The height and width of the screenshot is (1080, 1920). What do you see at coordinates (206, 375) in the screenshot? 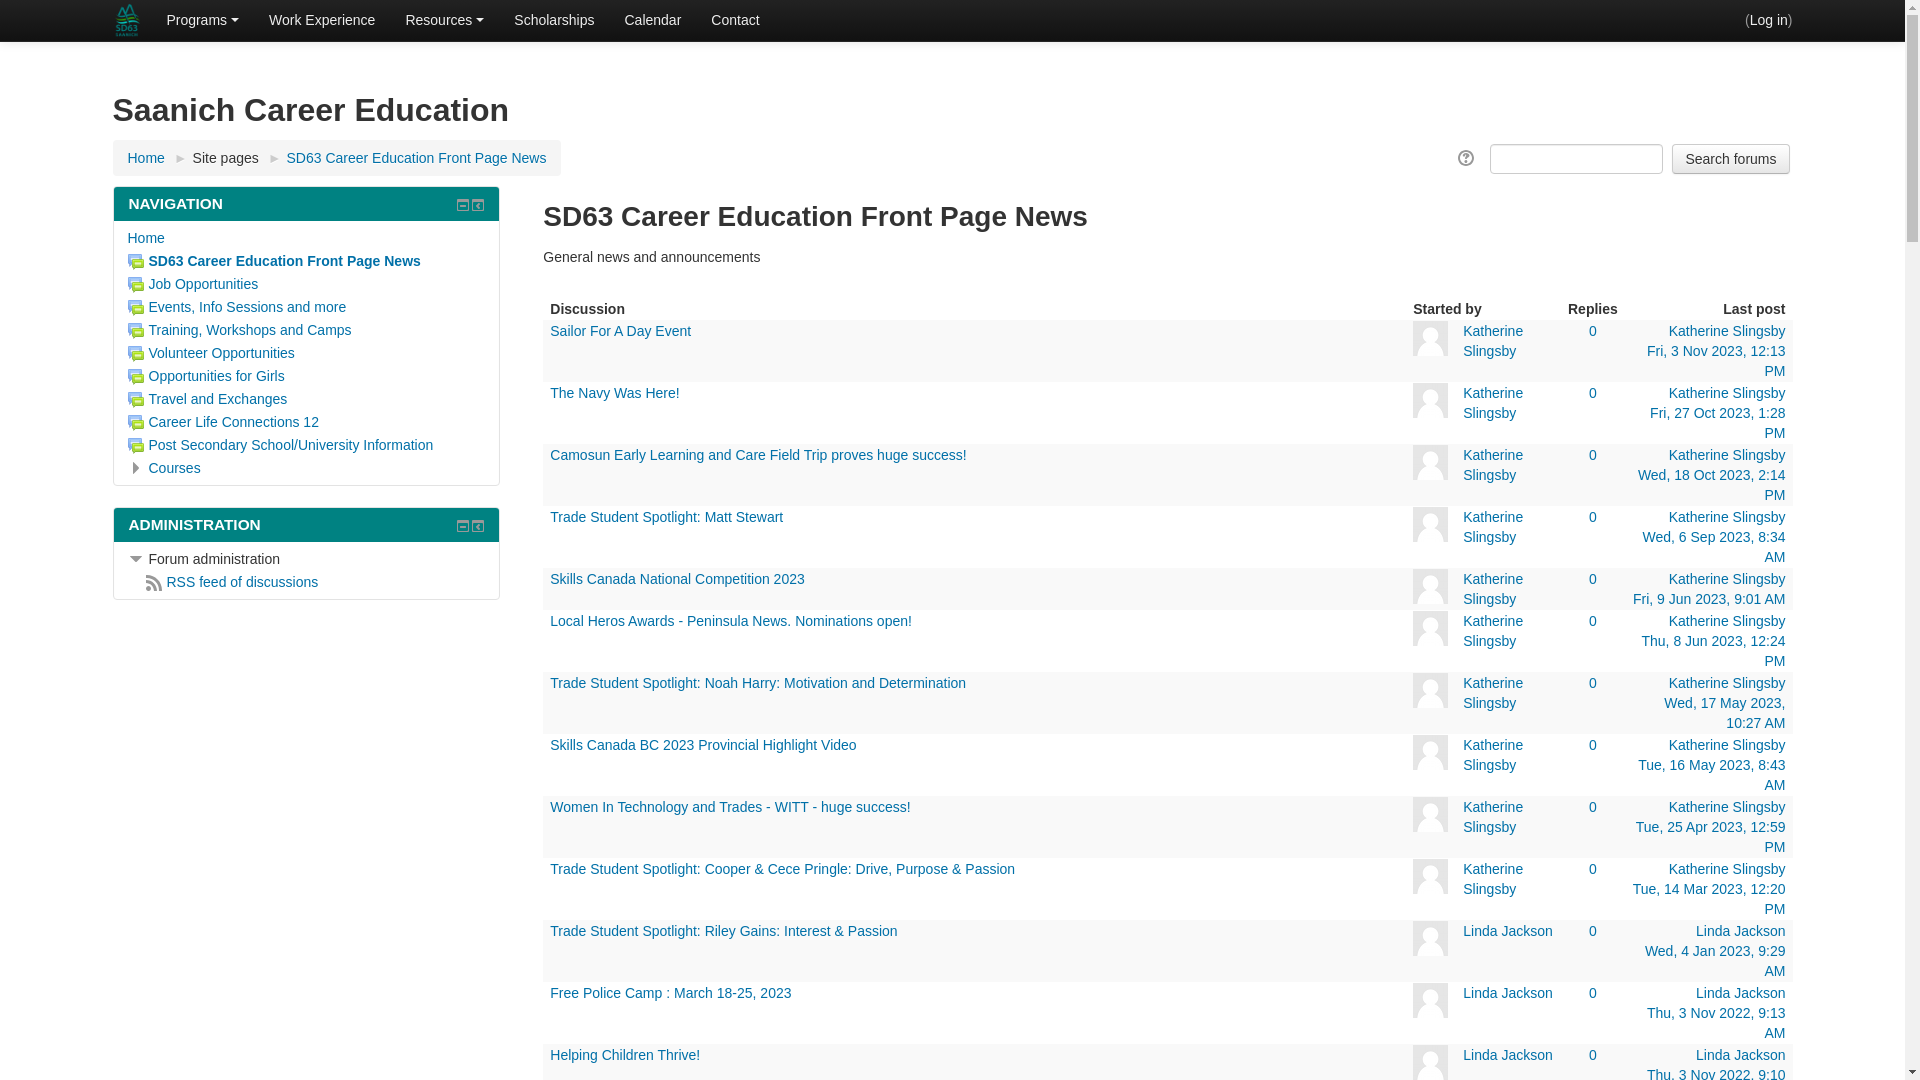
I see `'Opportunities for Girls'` at bounding box center [206, 375].